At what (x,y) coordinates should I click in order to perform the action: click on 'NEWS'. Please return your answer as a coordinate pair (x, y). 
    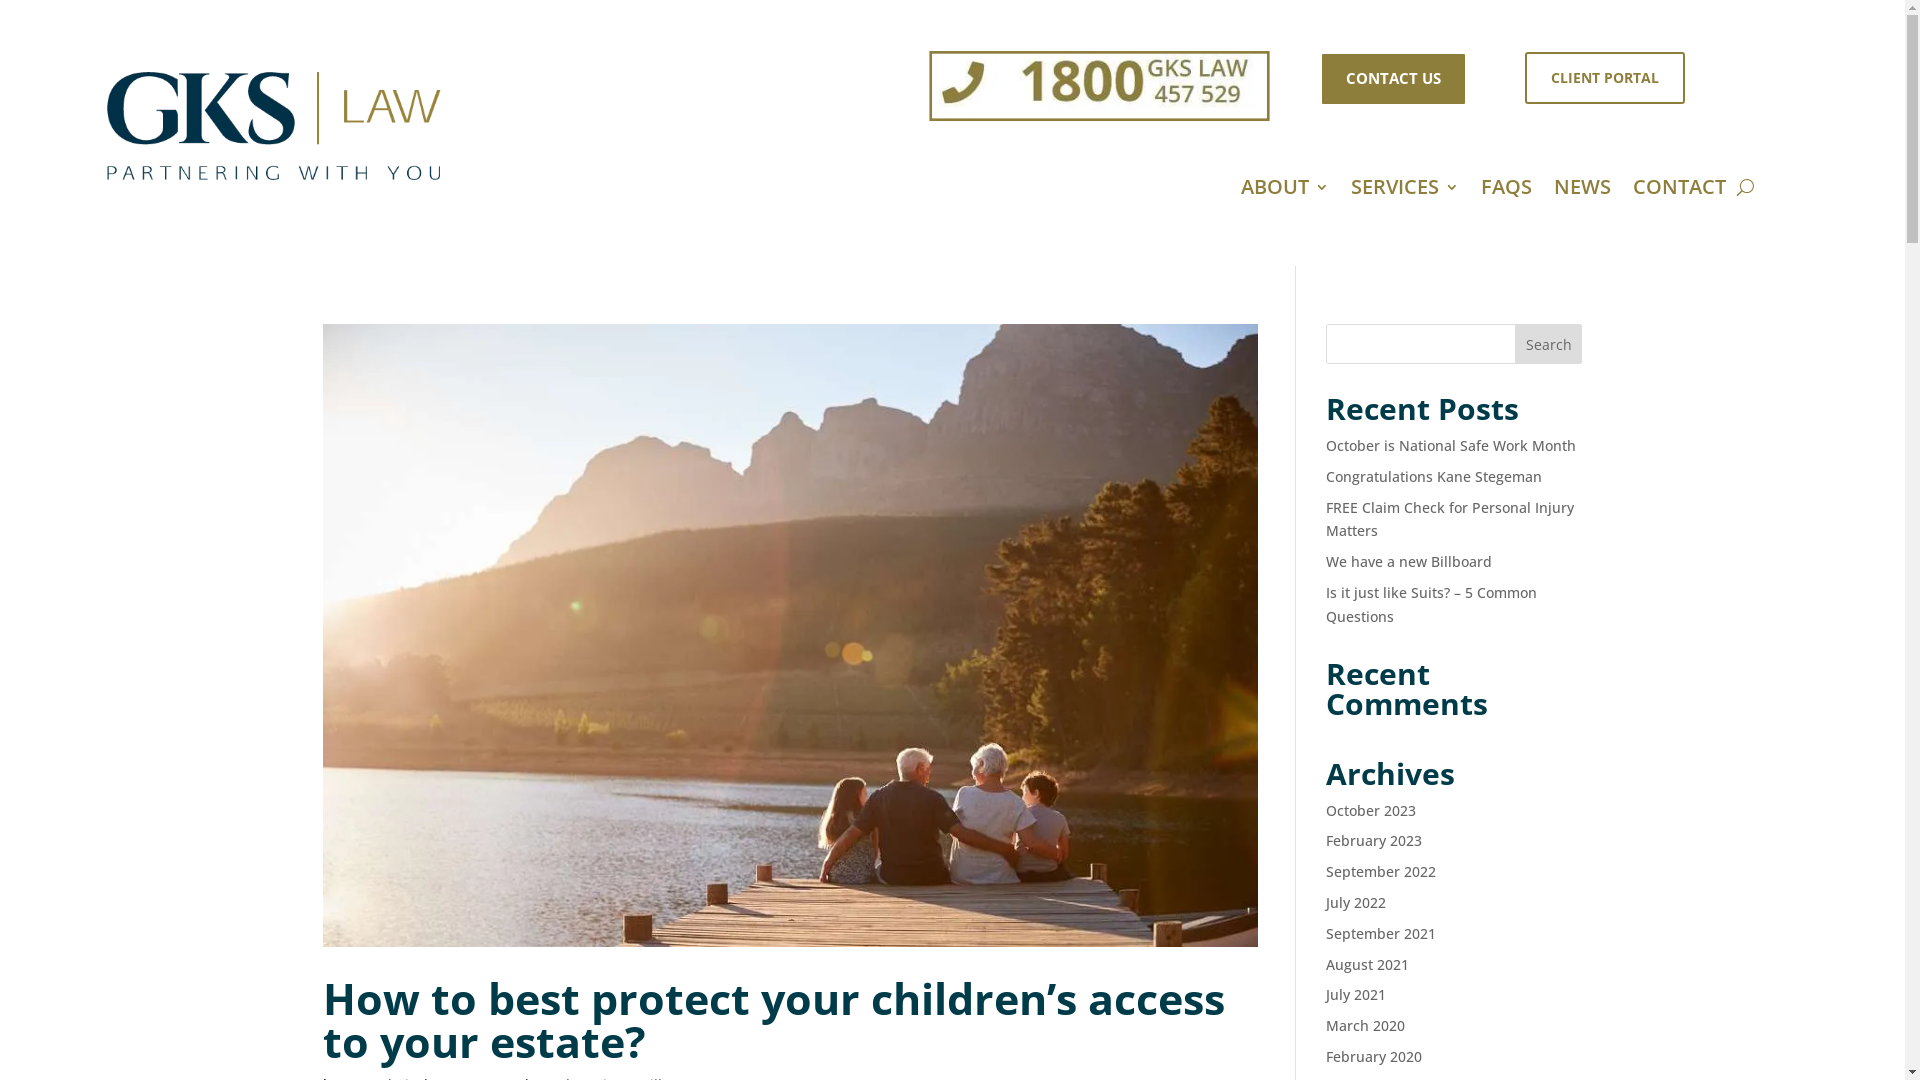
    Looking at the image, I should click on (1581, 191).